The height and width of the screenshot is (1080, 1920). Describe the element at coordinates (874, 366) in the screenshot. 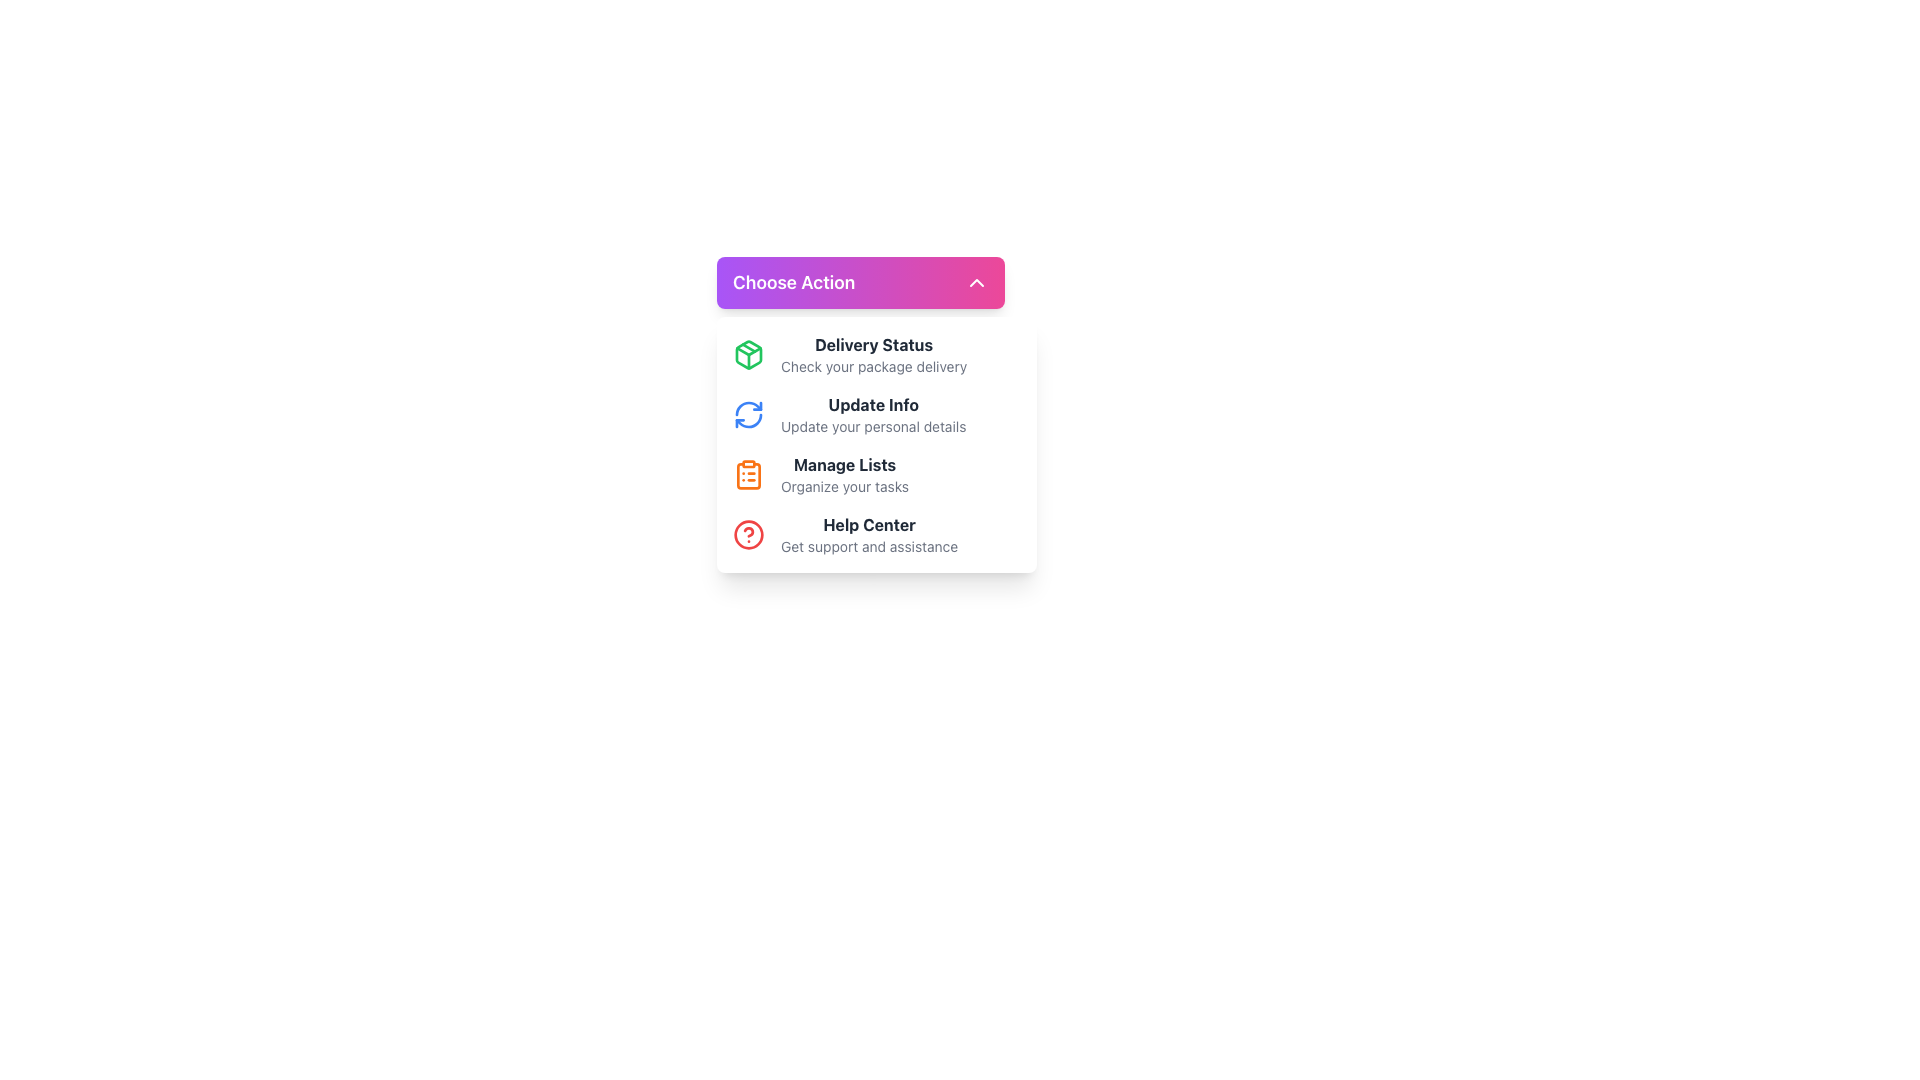

I see `the Static Informational Text that reads 'Check your package delivery'` at that location.